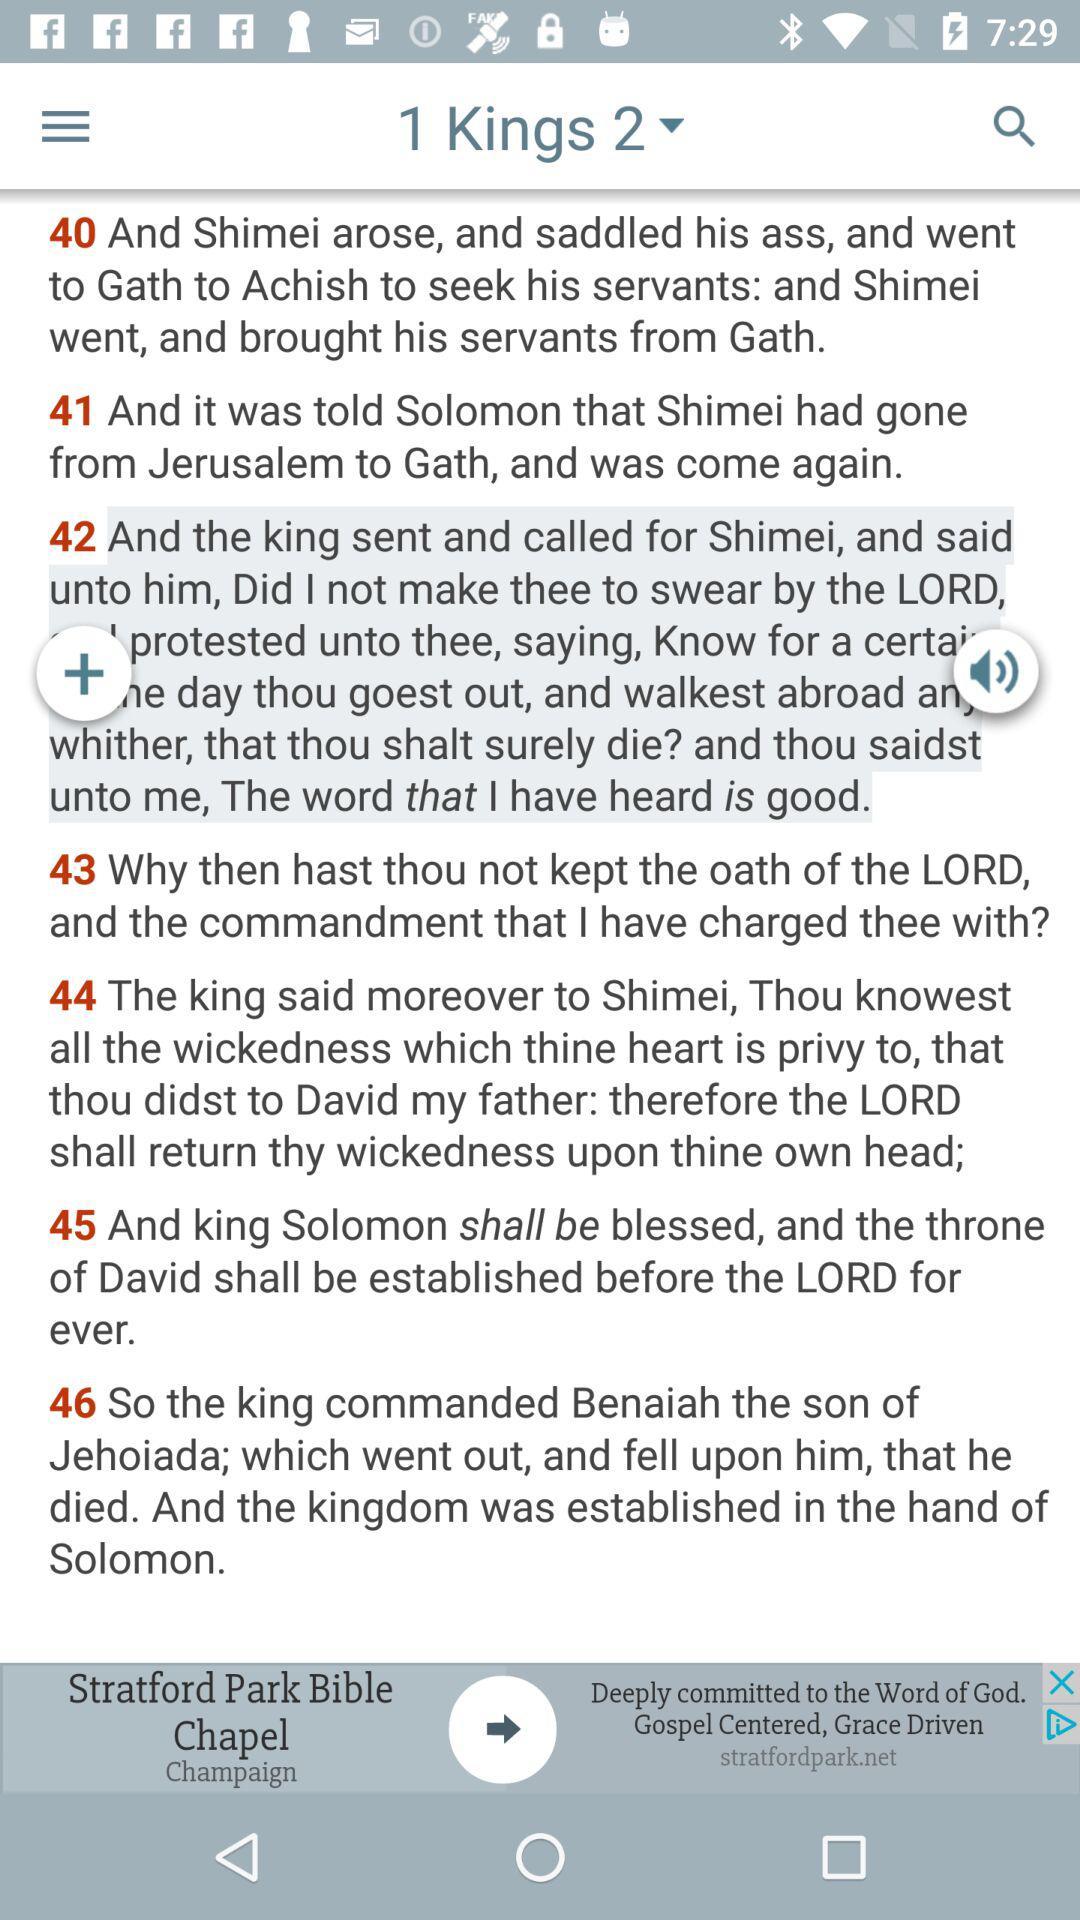 The image size is (1080, 1920). I want to click on more, so click(83, 677).